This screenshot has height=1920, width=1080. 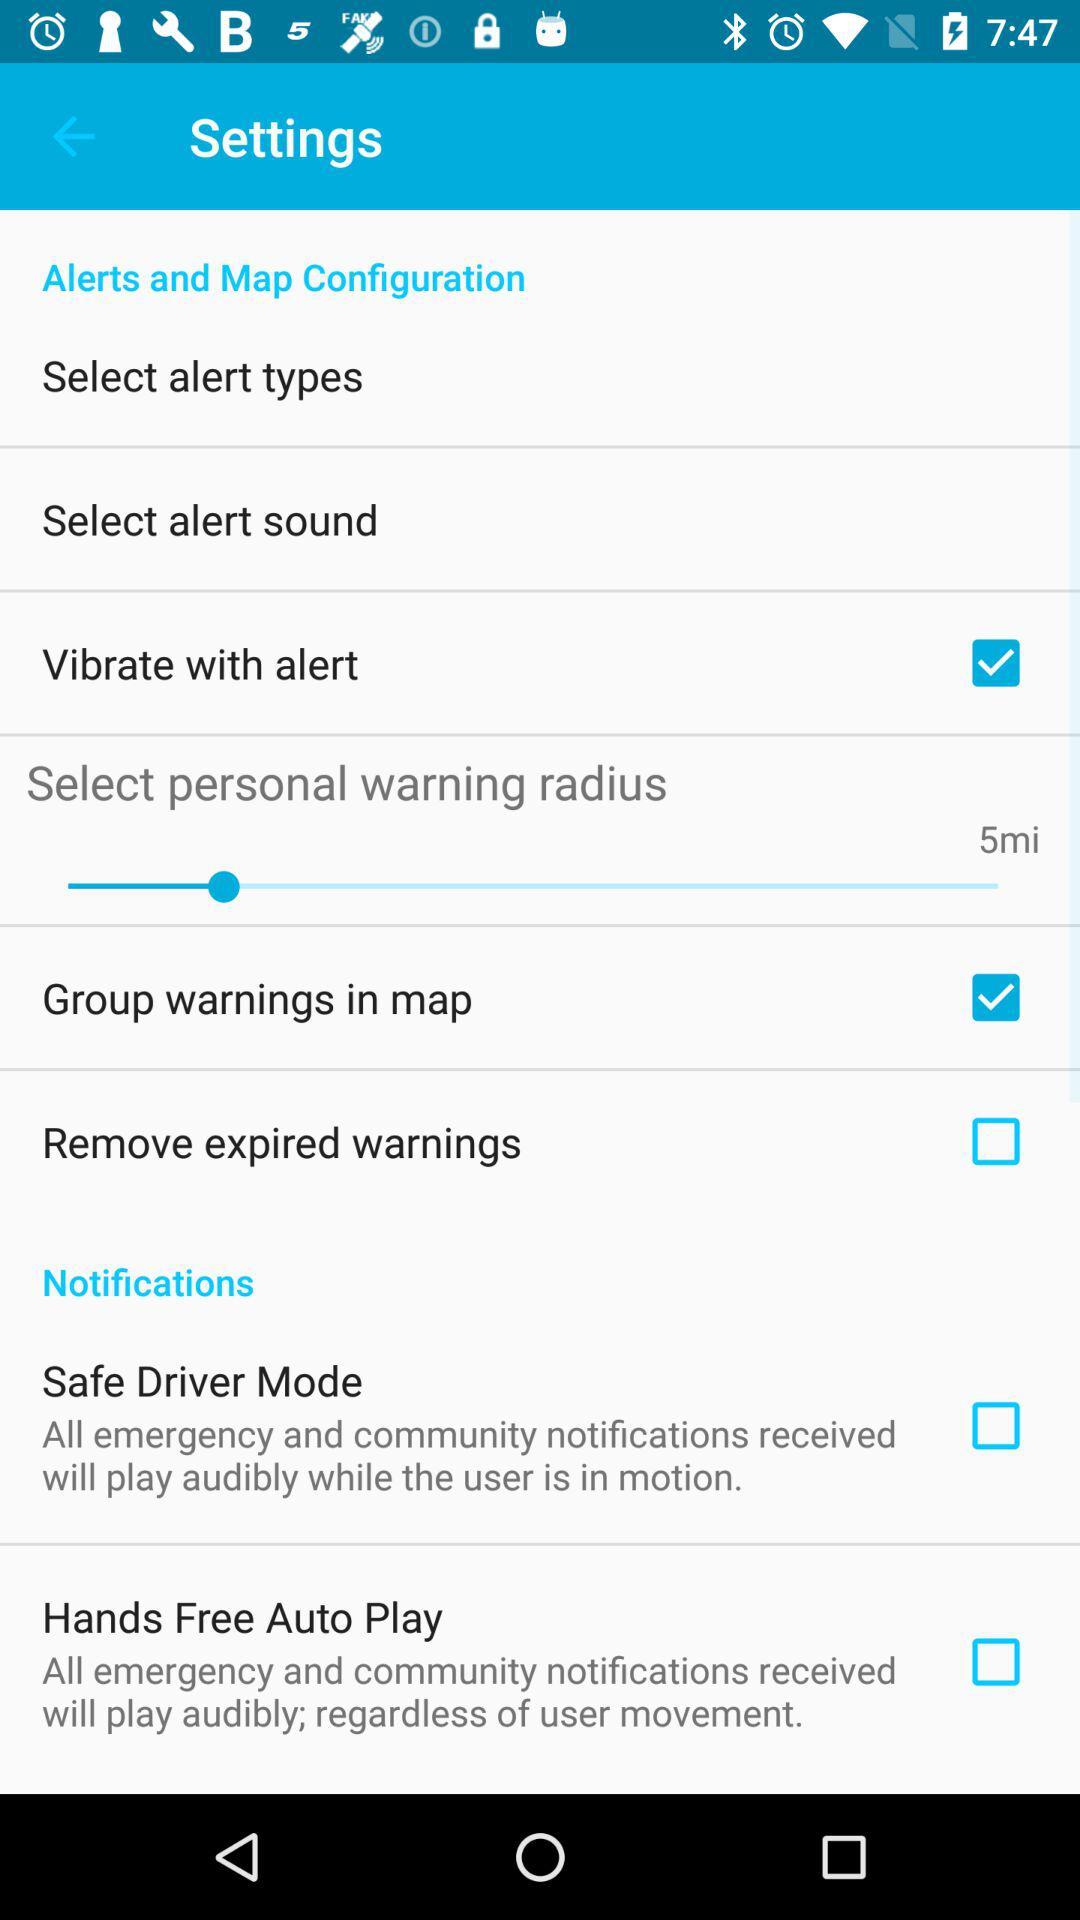 I want to click on the icon to the right of 5 app, so click(x=1019, y=838).